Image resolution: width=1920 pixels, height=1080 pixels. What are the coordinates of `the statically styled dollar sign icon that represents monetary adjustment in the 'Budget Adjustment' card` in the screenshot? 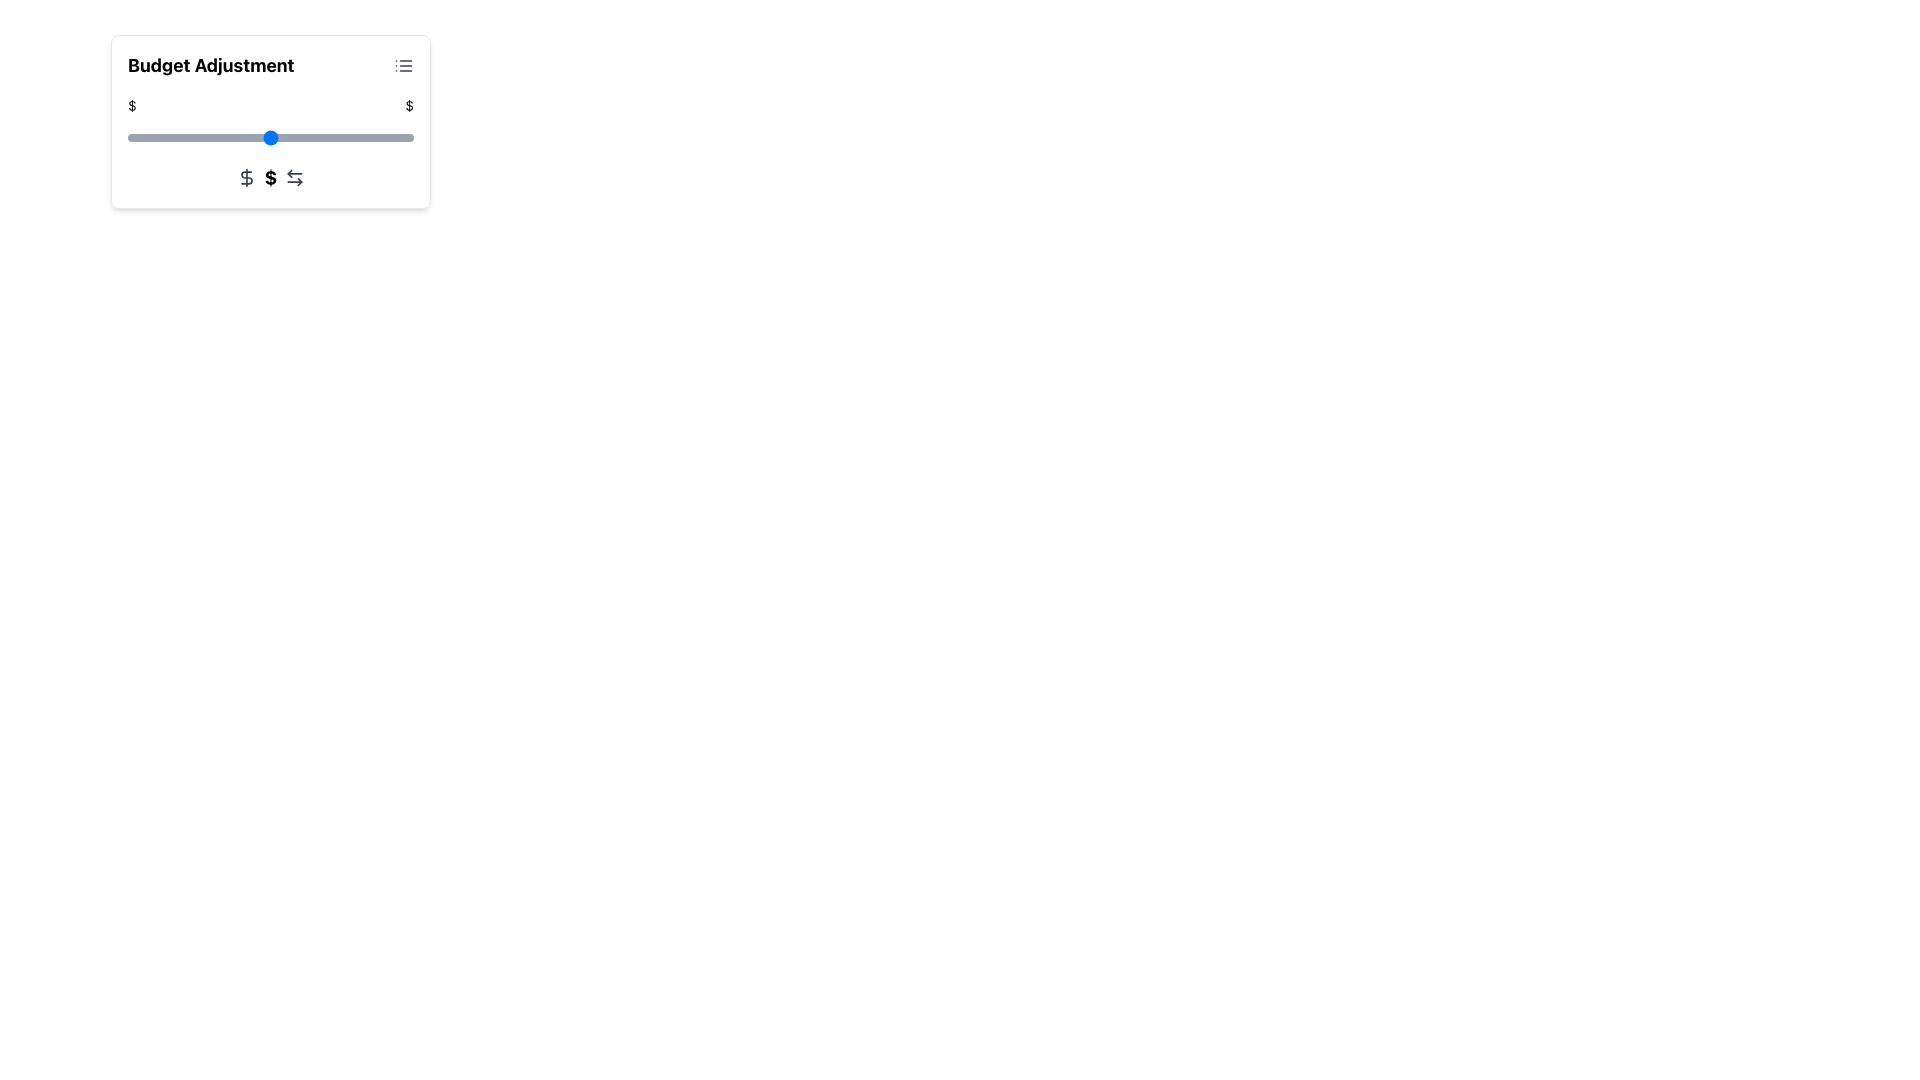 It's located at (269, 176).